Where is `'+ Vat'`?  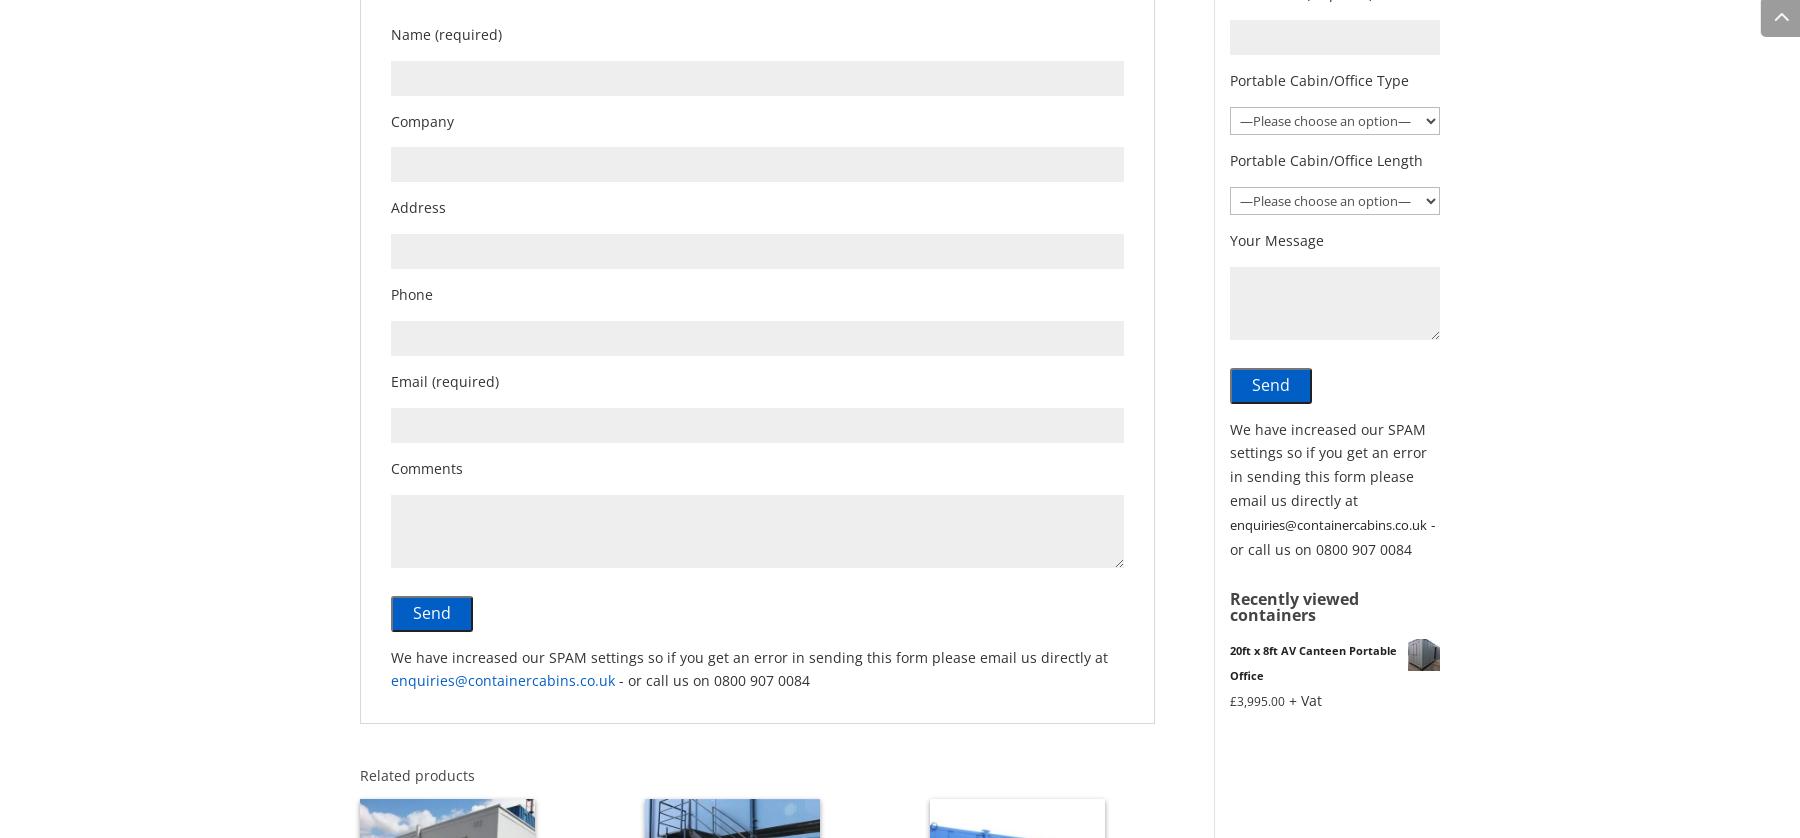 '+ Vat' is located at coordinates (1288, 698).